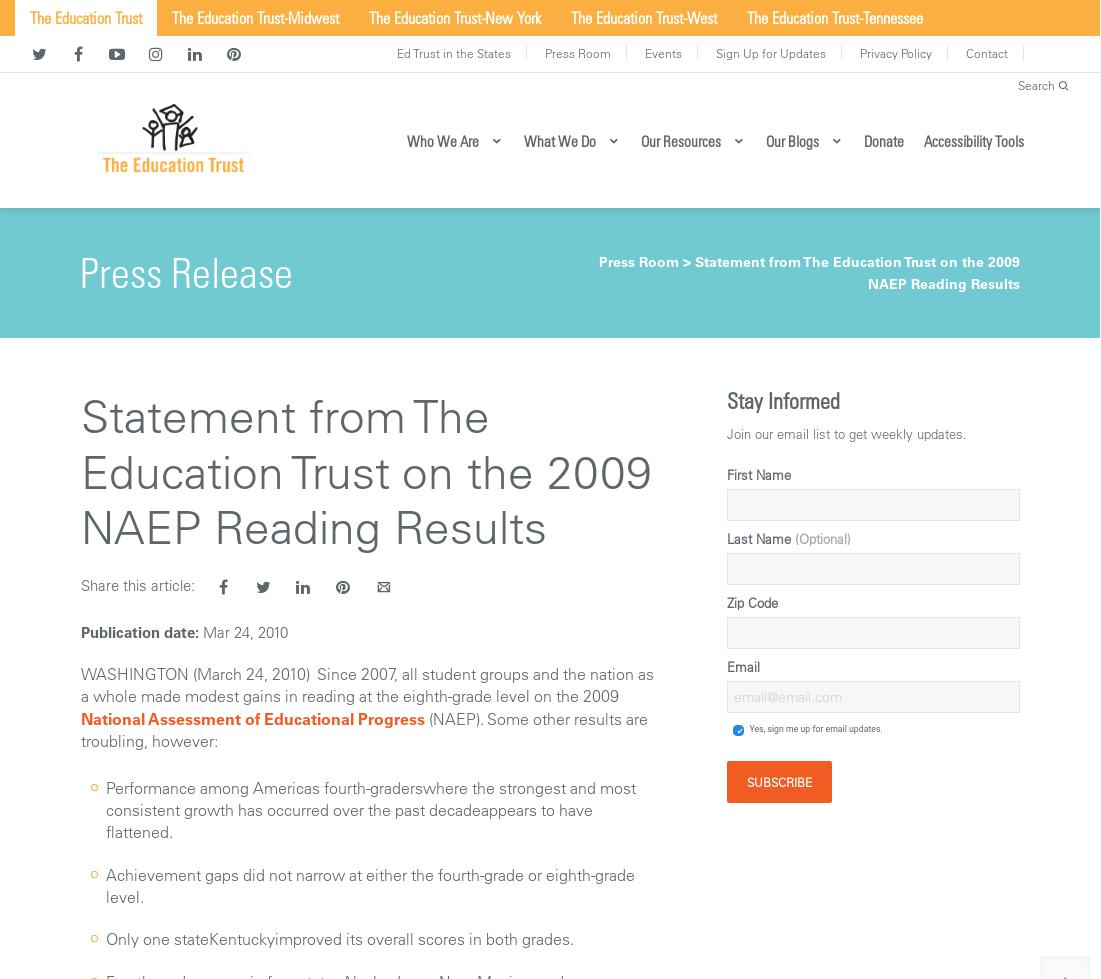 The image size is (1101, 979). What do you see at coordinates (858, 52) in the screenshot?
I see `'Privacy Policy'` at bounding box center [858, 52].